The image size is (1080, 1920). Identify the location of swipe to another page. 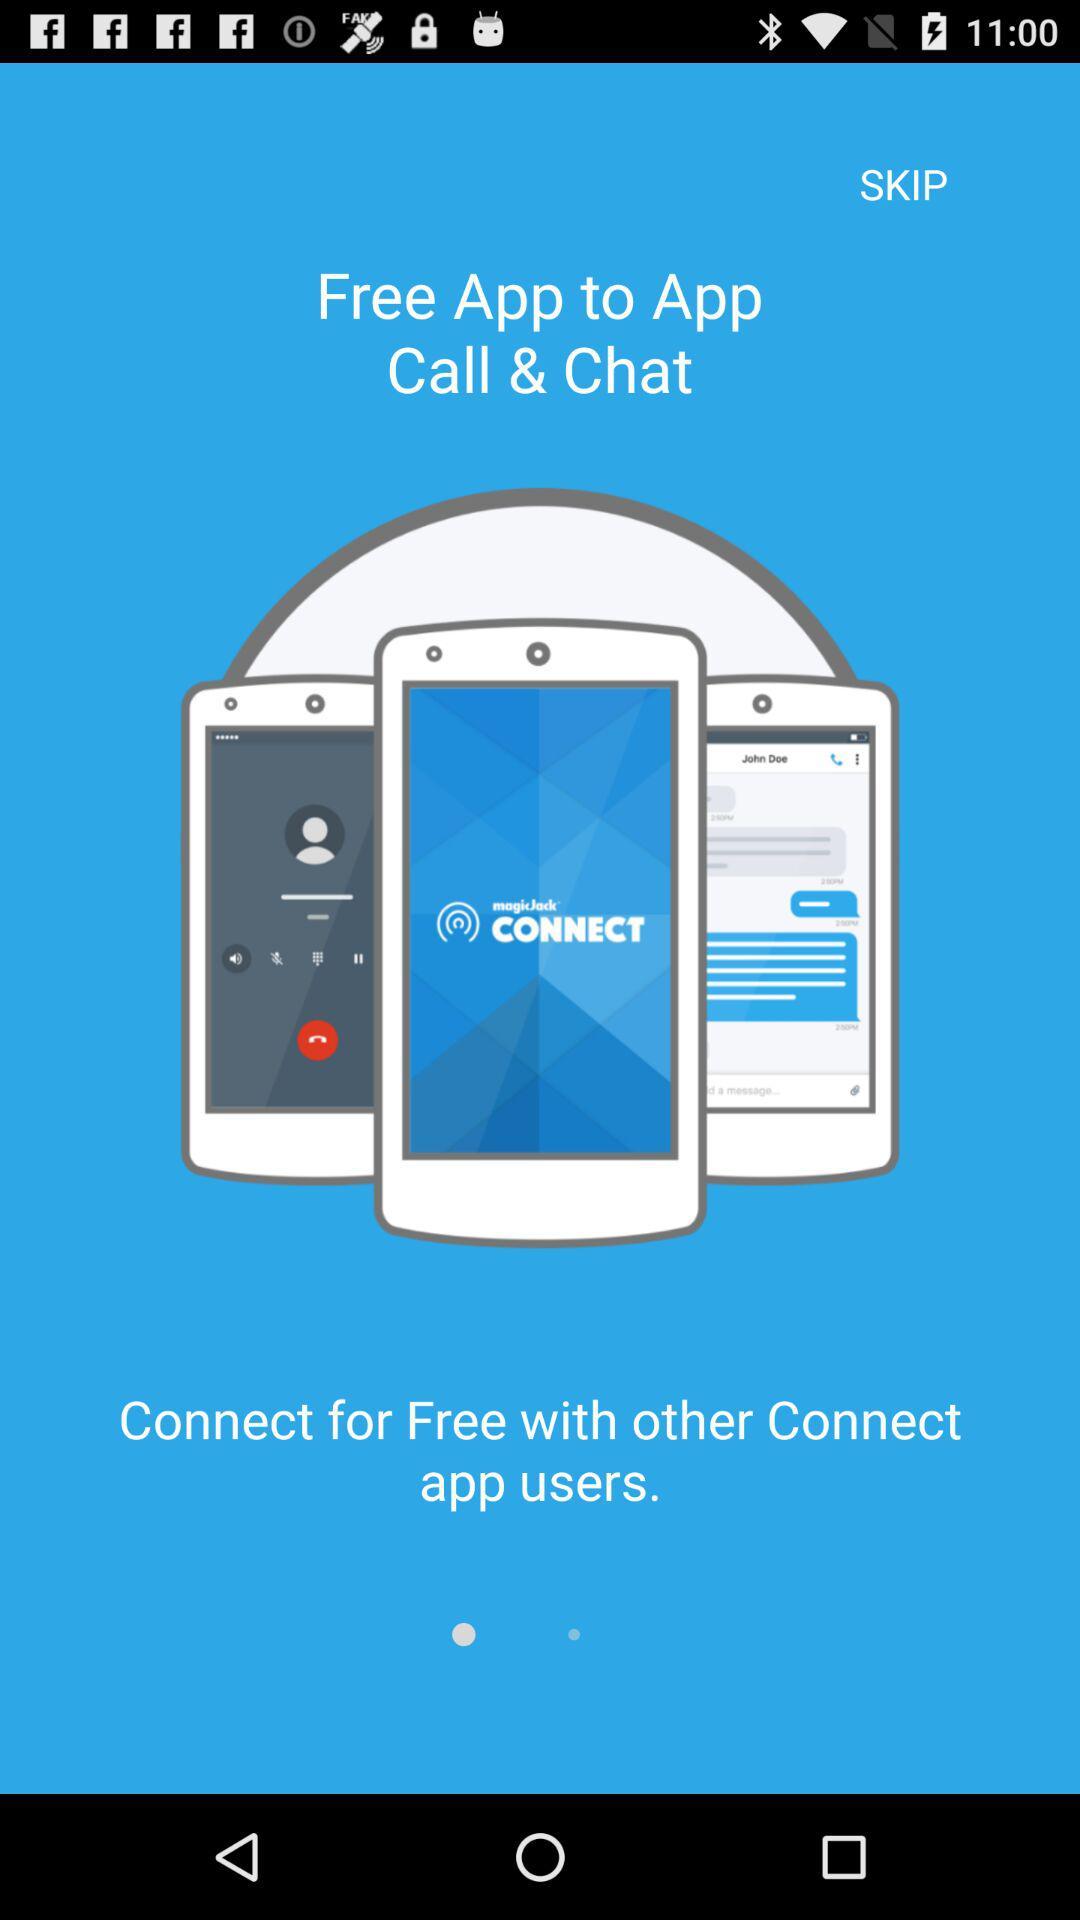
(463, 1634).